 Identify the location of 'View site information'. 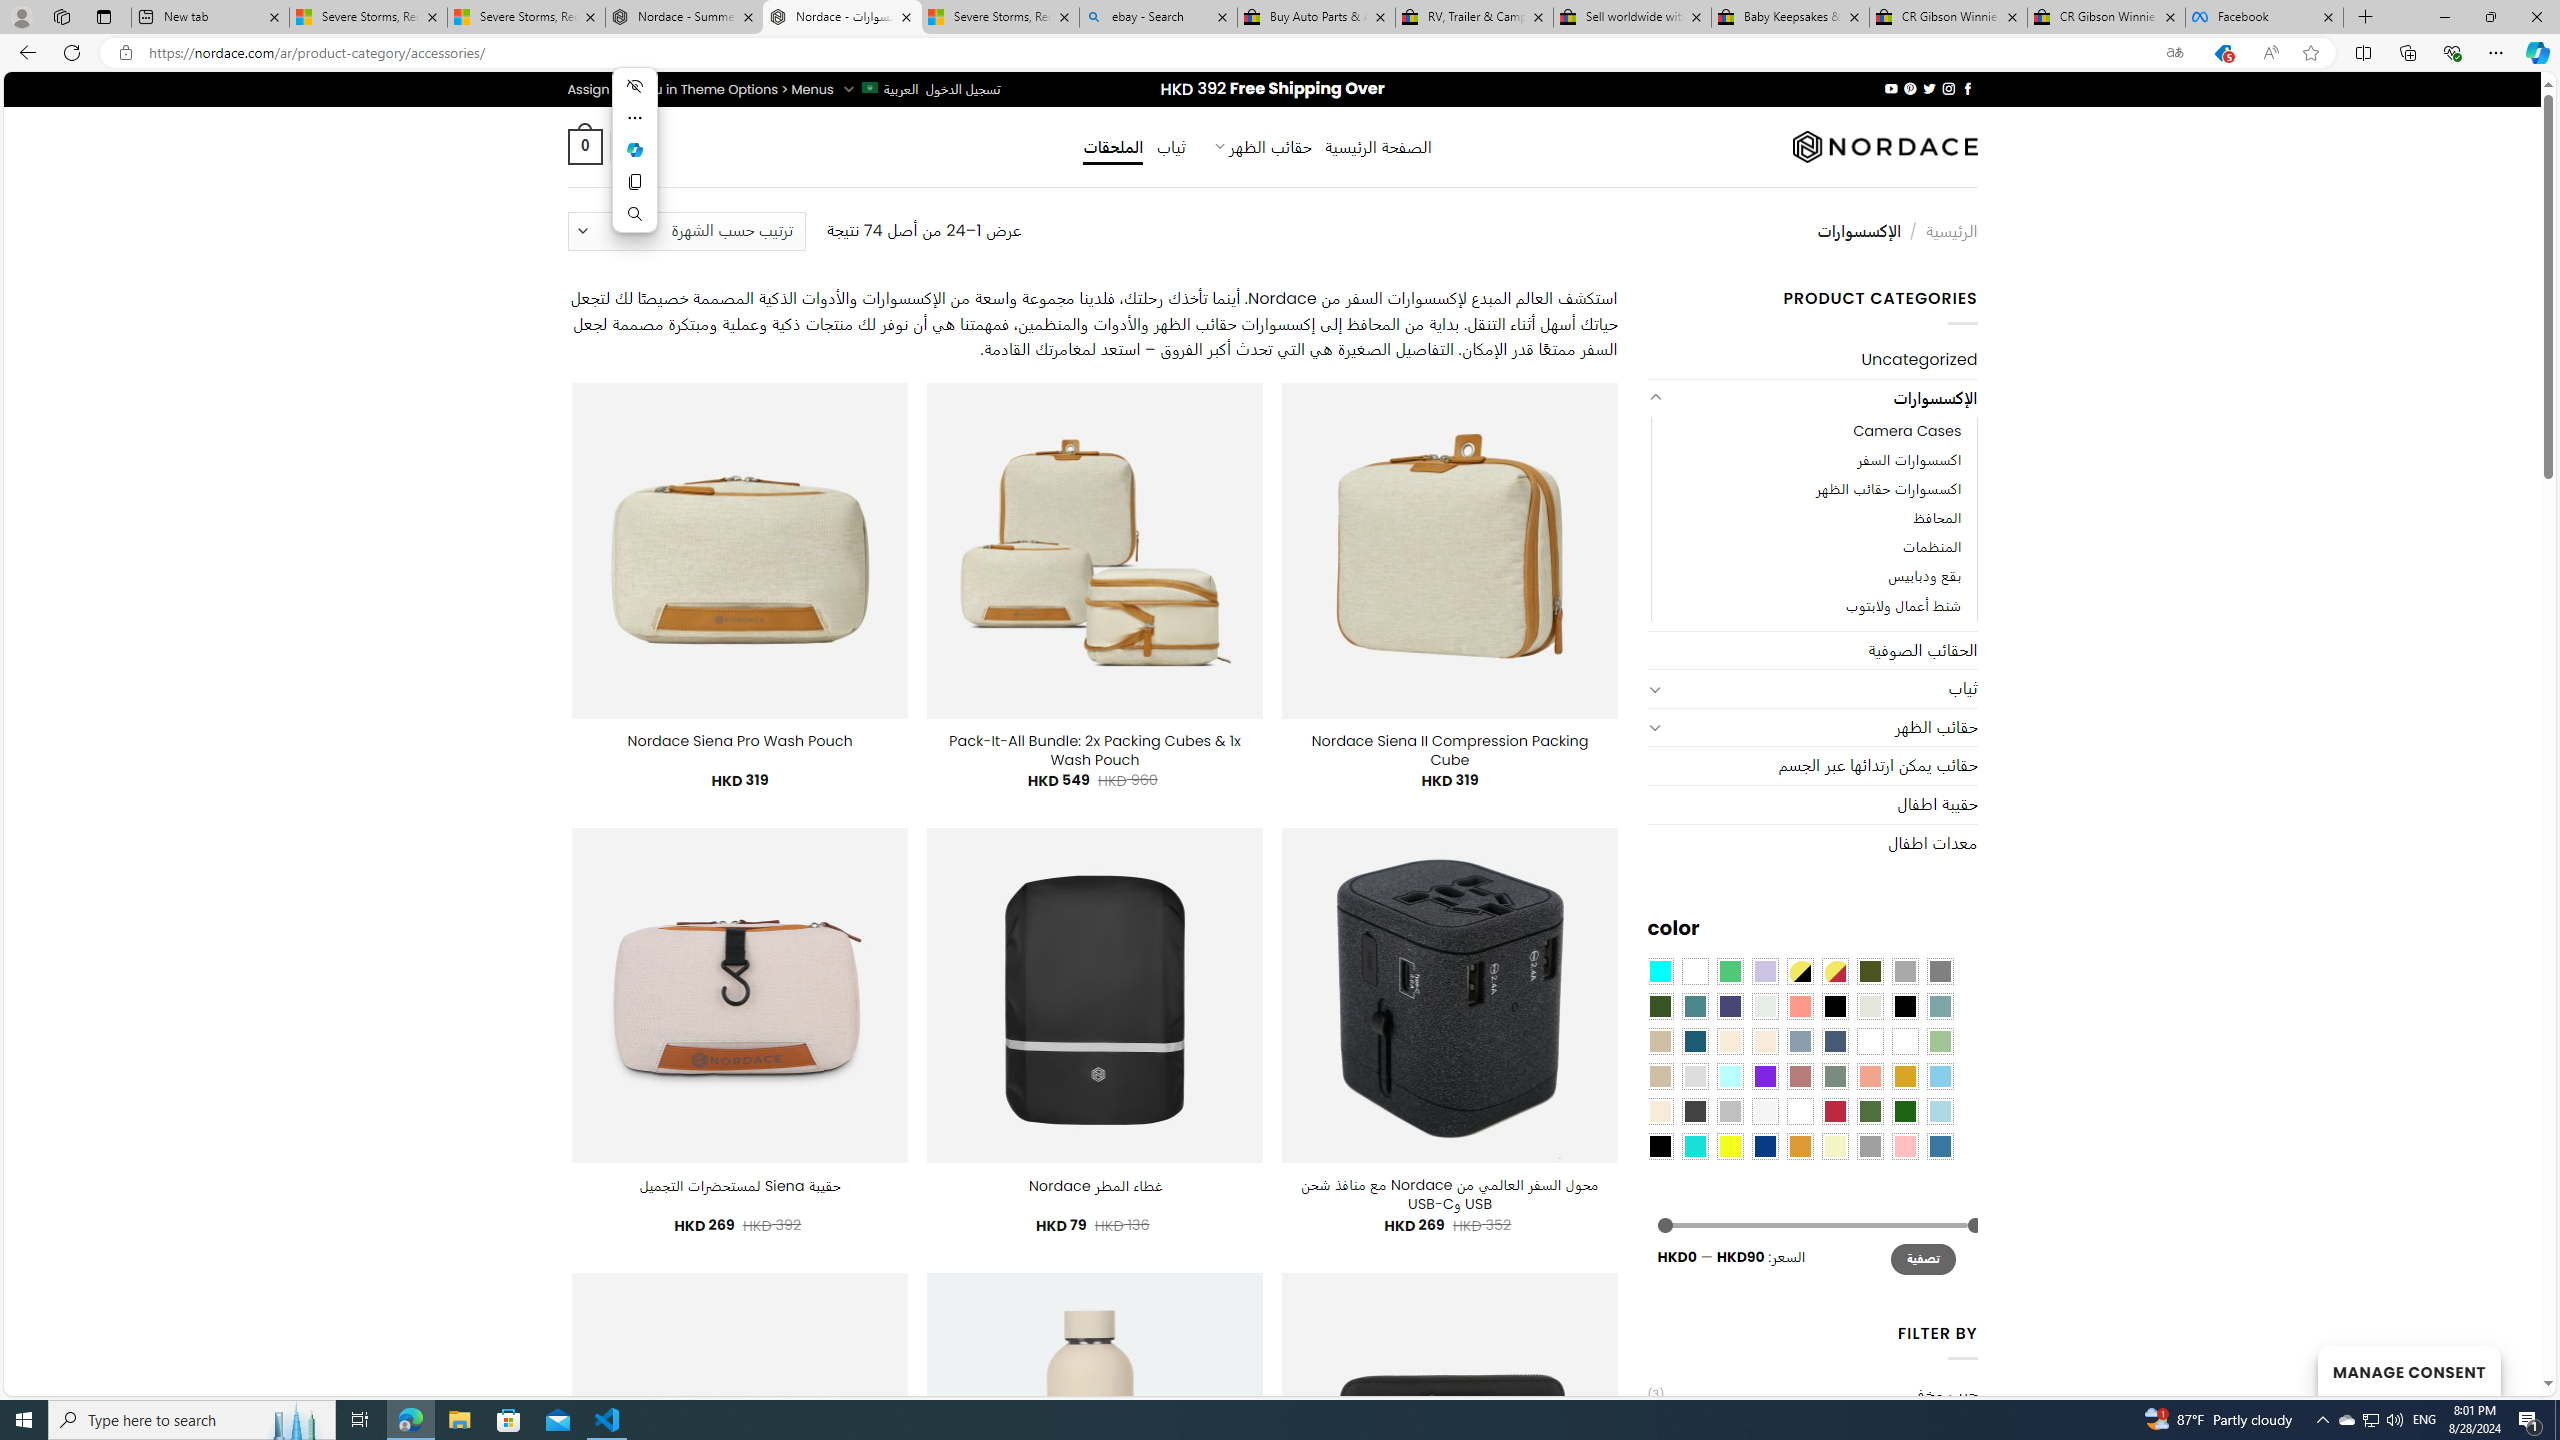
(125, 53).